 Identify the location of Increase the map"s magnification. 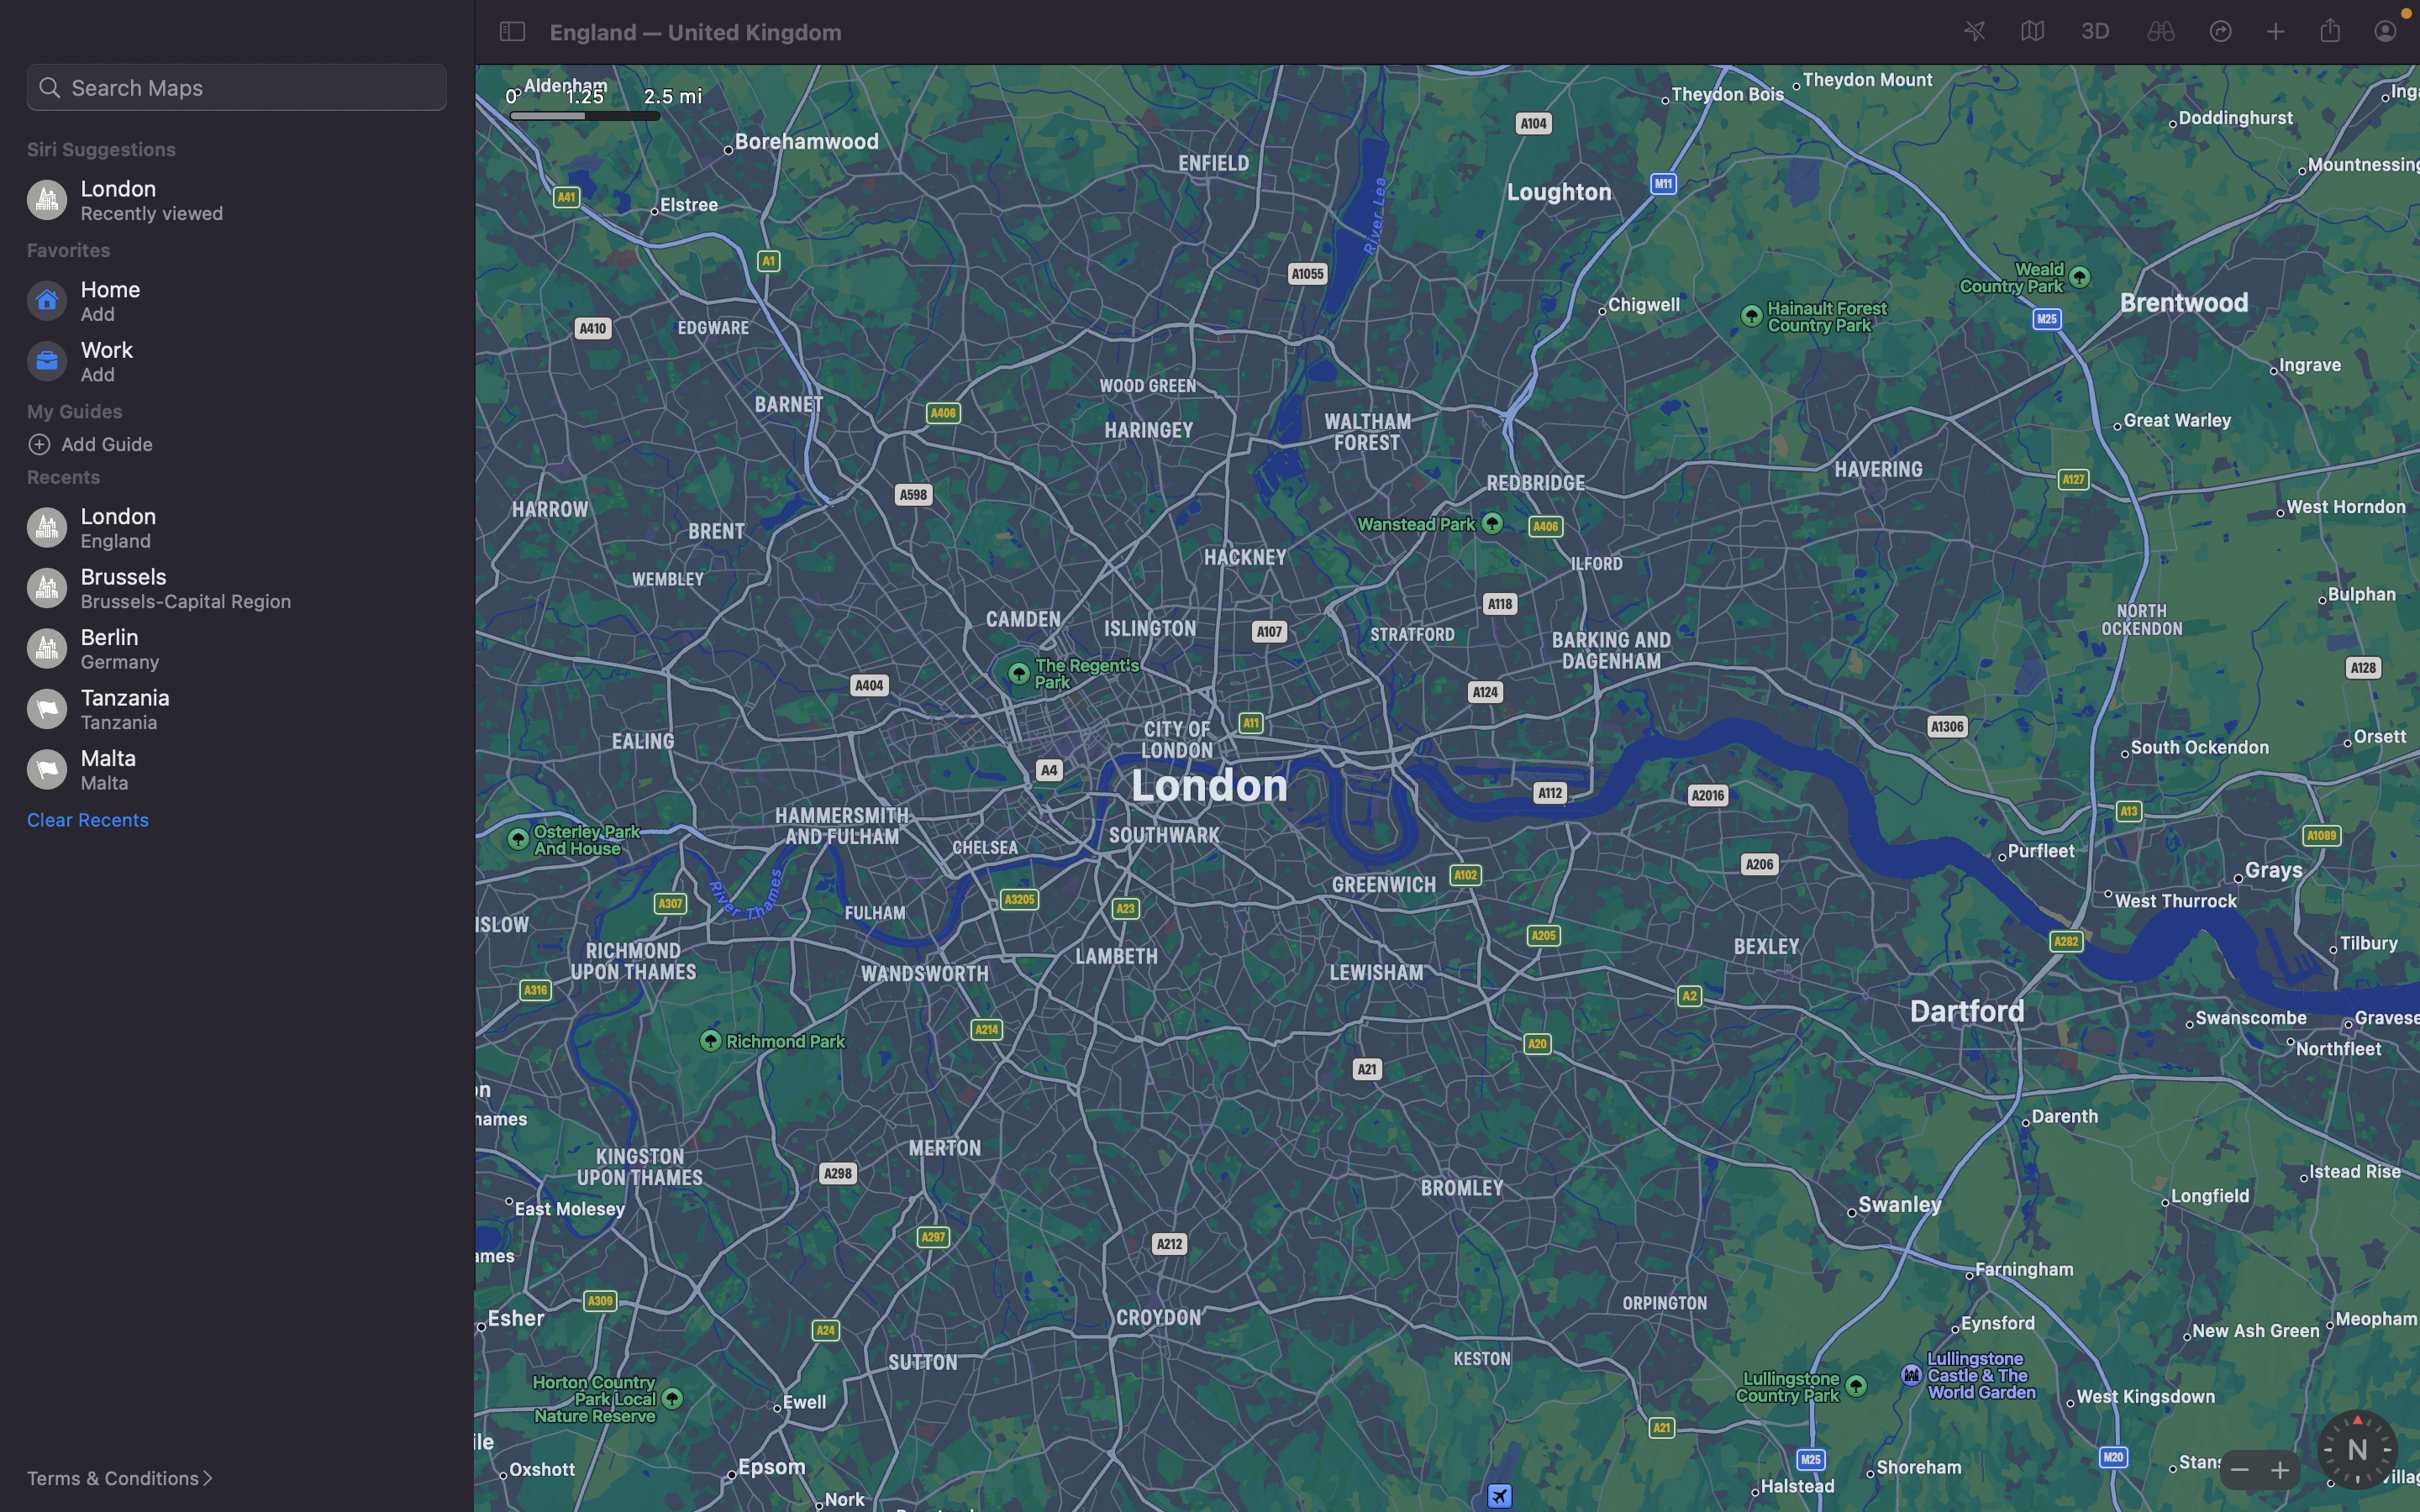
(2275, 1468).